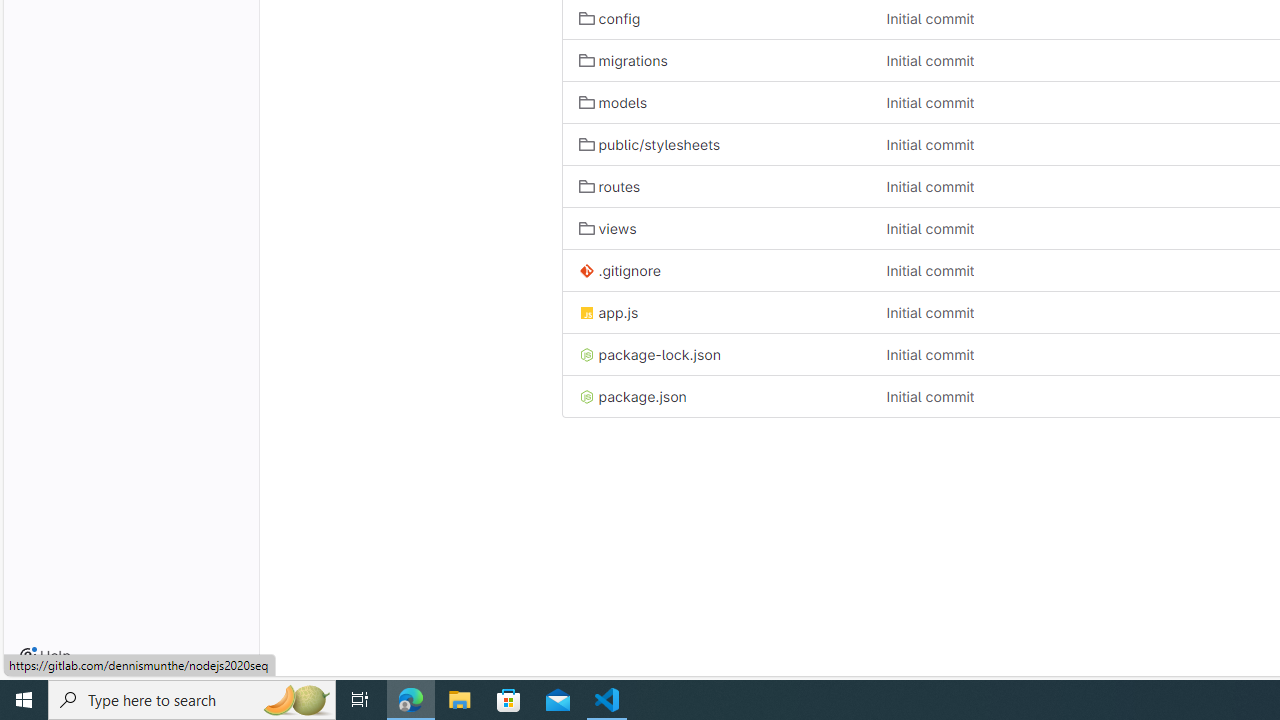 This screenshot has width=1280, height=720. Describe the element at coordinates (716, 102) in the screenshot. I see `'models'` at that location.